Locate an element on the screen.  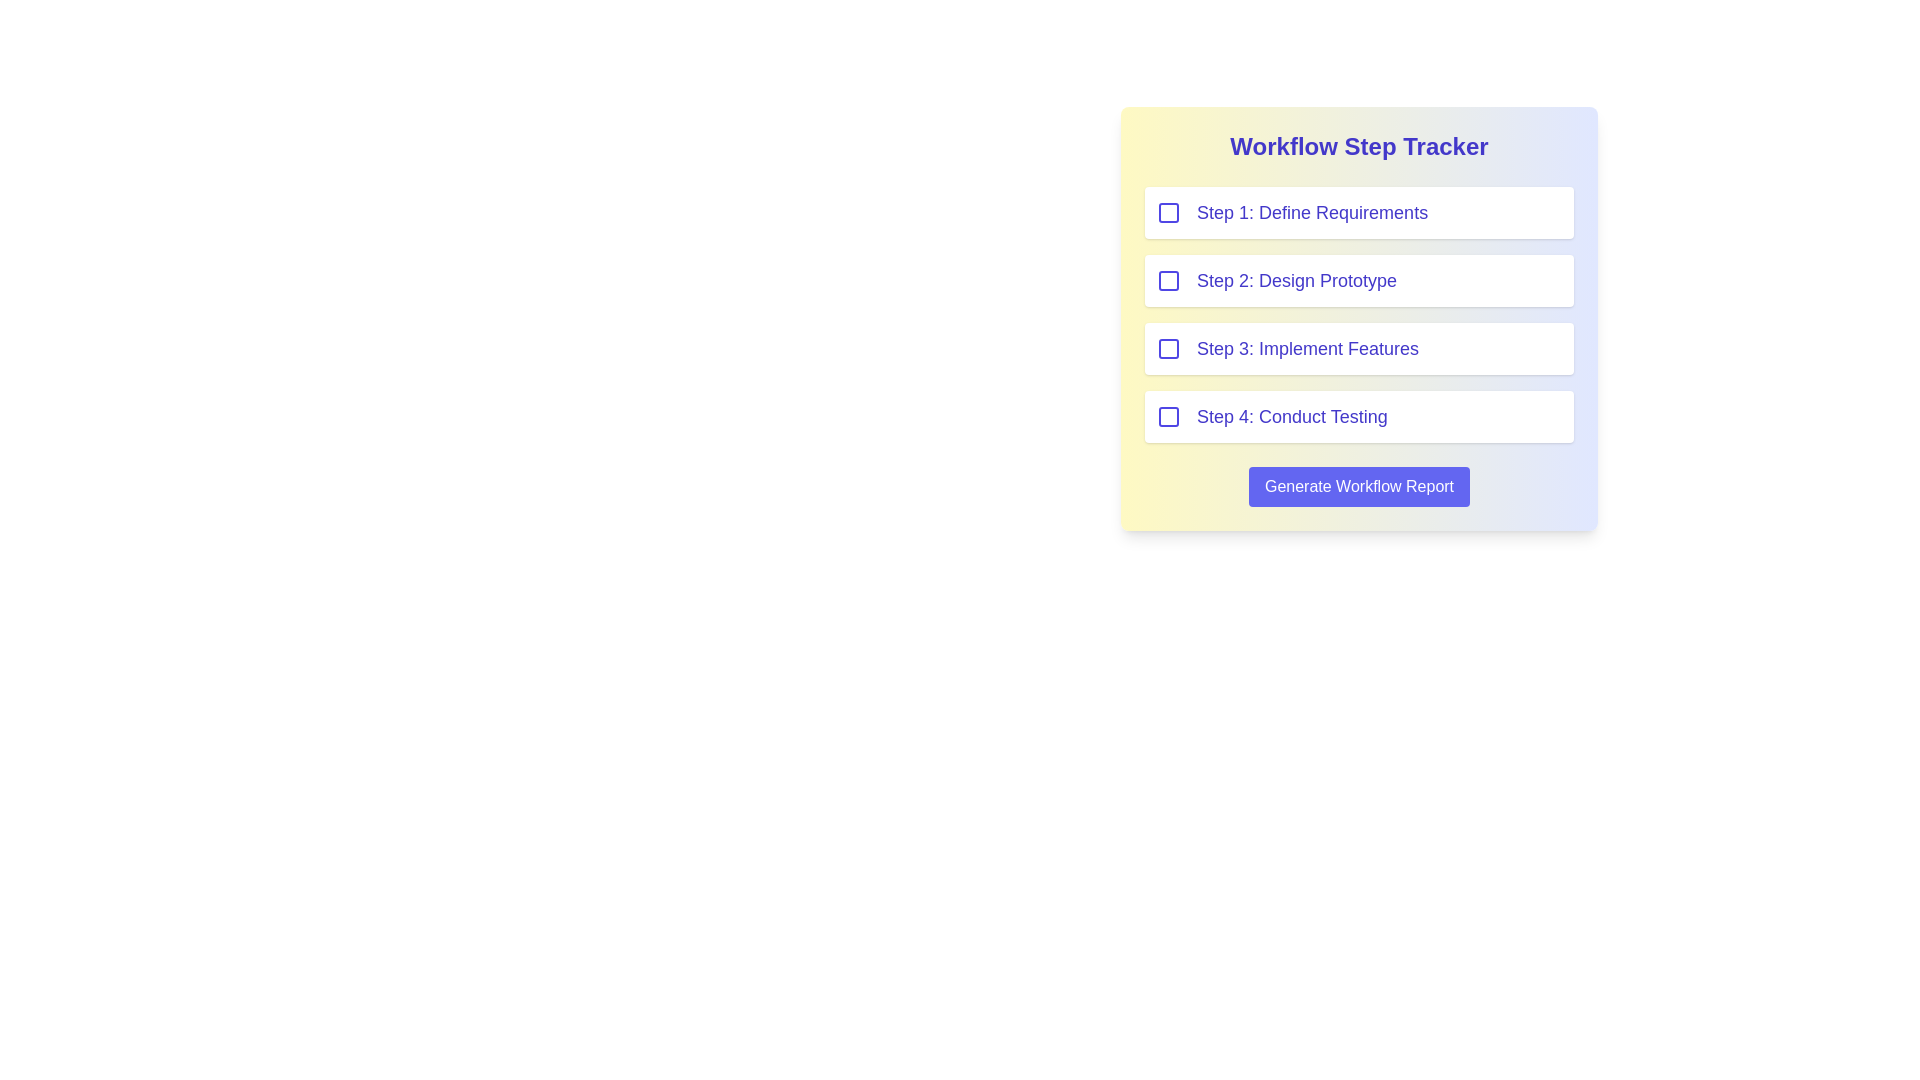
the button located below 'Step 4: Conduct Testing' in the 'Workflow Step Tracker' box to generate the workflow report is located at coordinates (1359, 486).